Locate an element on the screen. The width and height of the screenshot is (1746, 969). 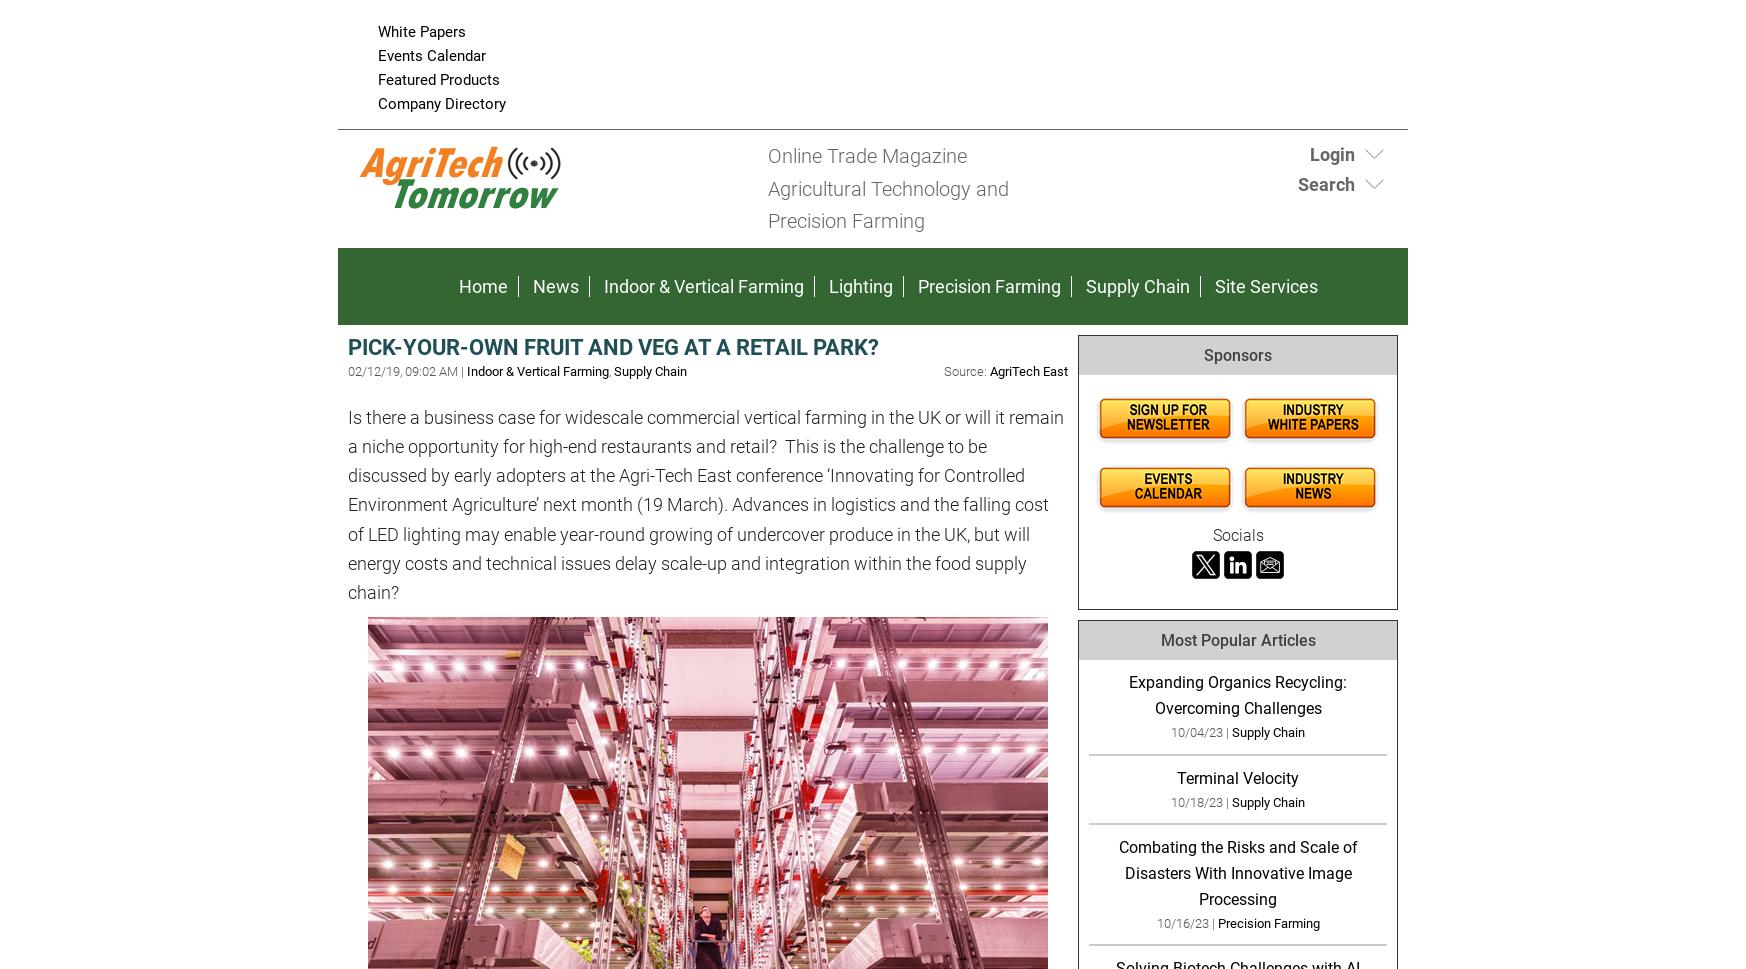
'Site Services' is located at coordinates (1213, 285).